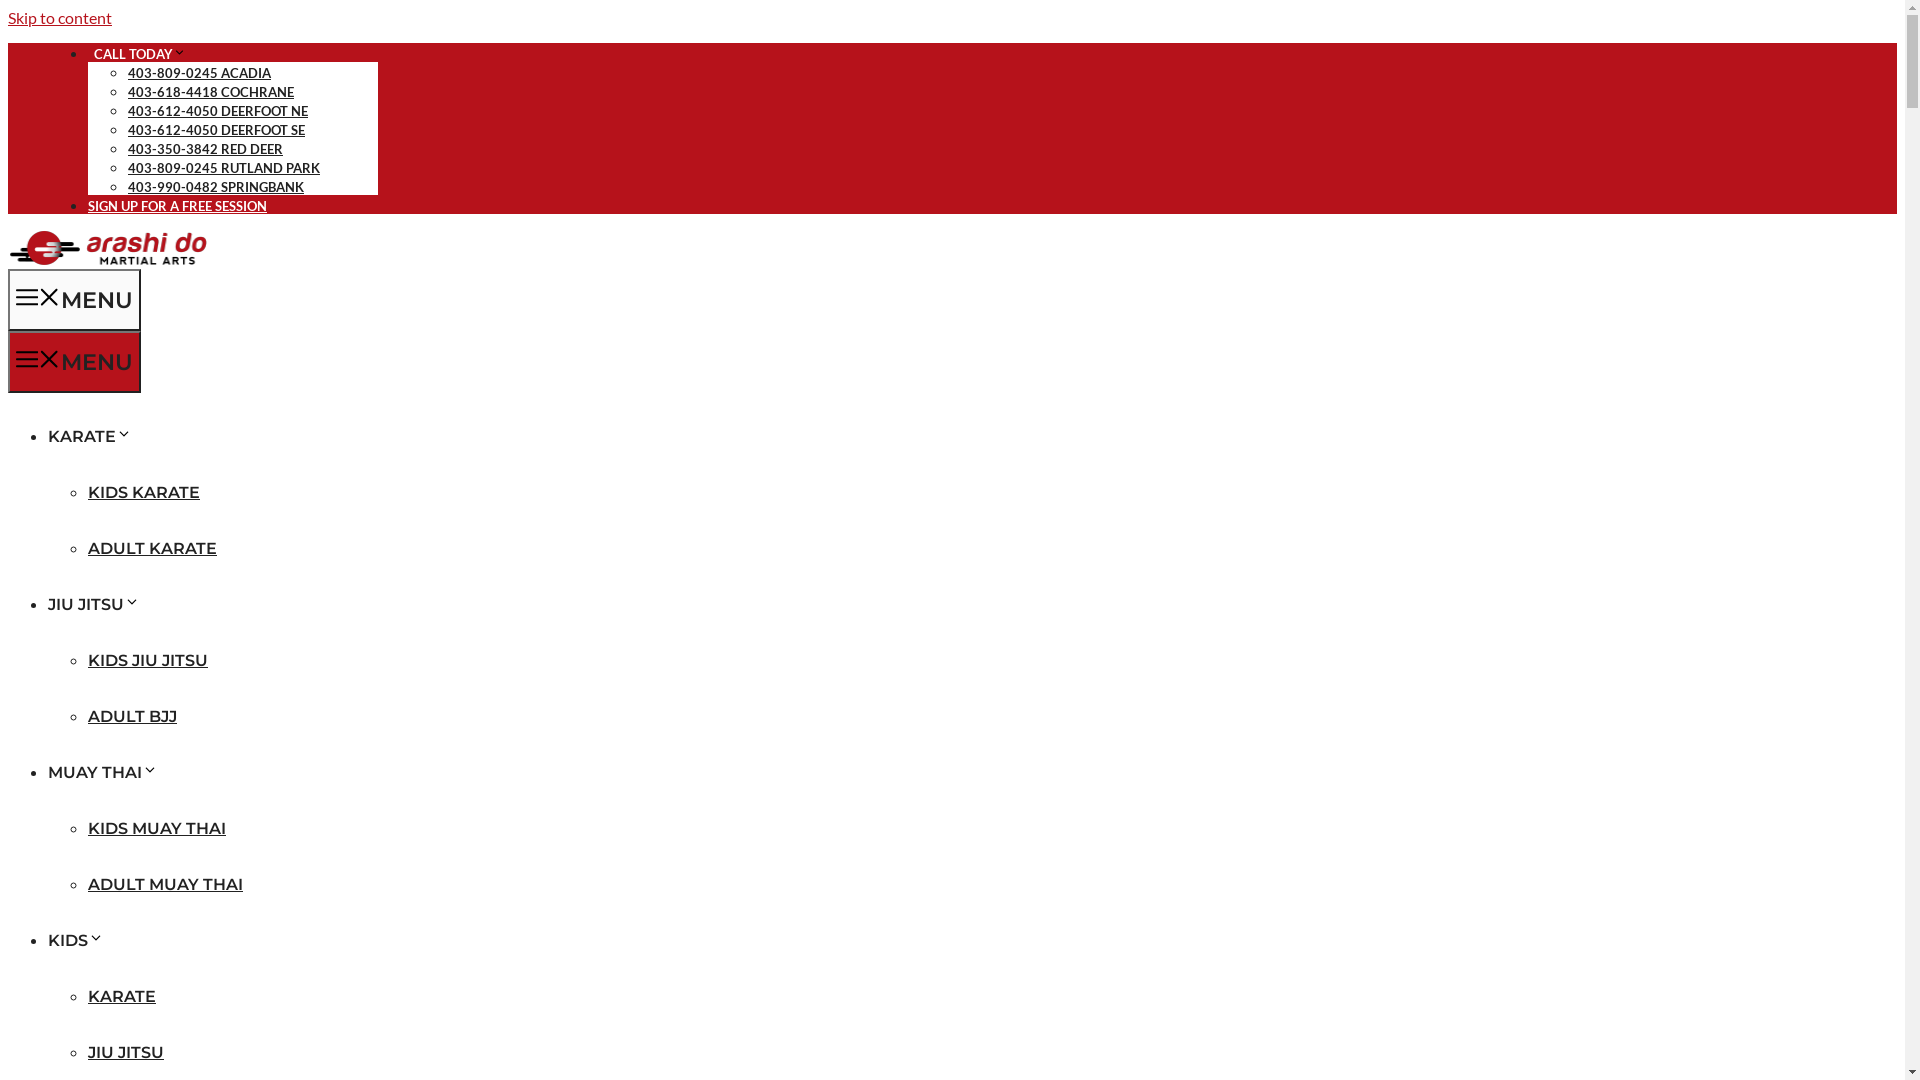  Describe the element at coordinates (216, 186) in the screenshot. I see `'403-990-0482 SPRINGBANK'` at that location.